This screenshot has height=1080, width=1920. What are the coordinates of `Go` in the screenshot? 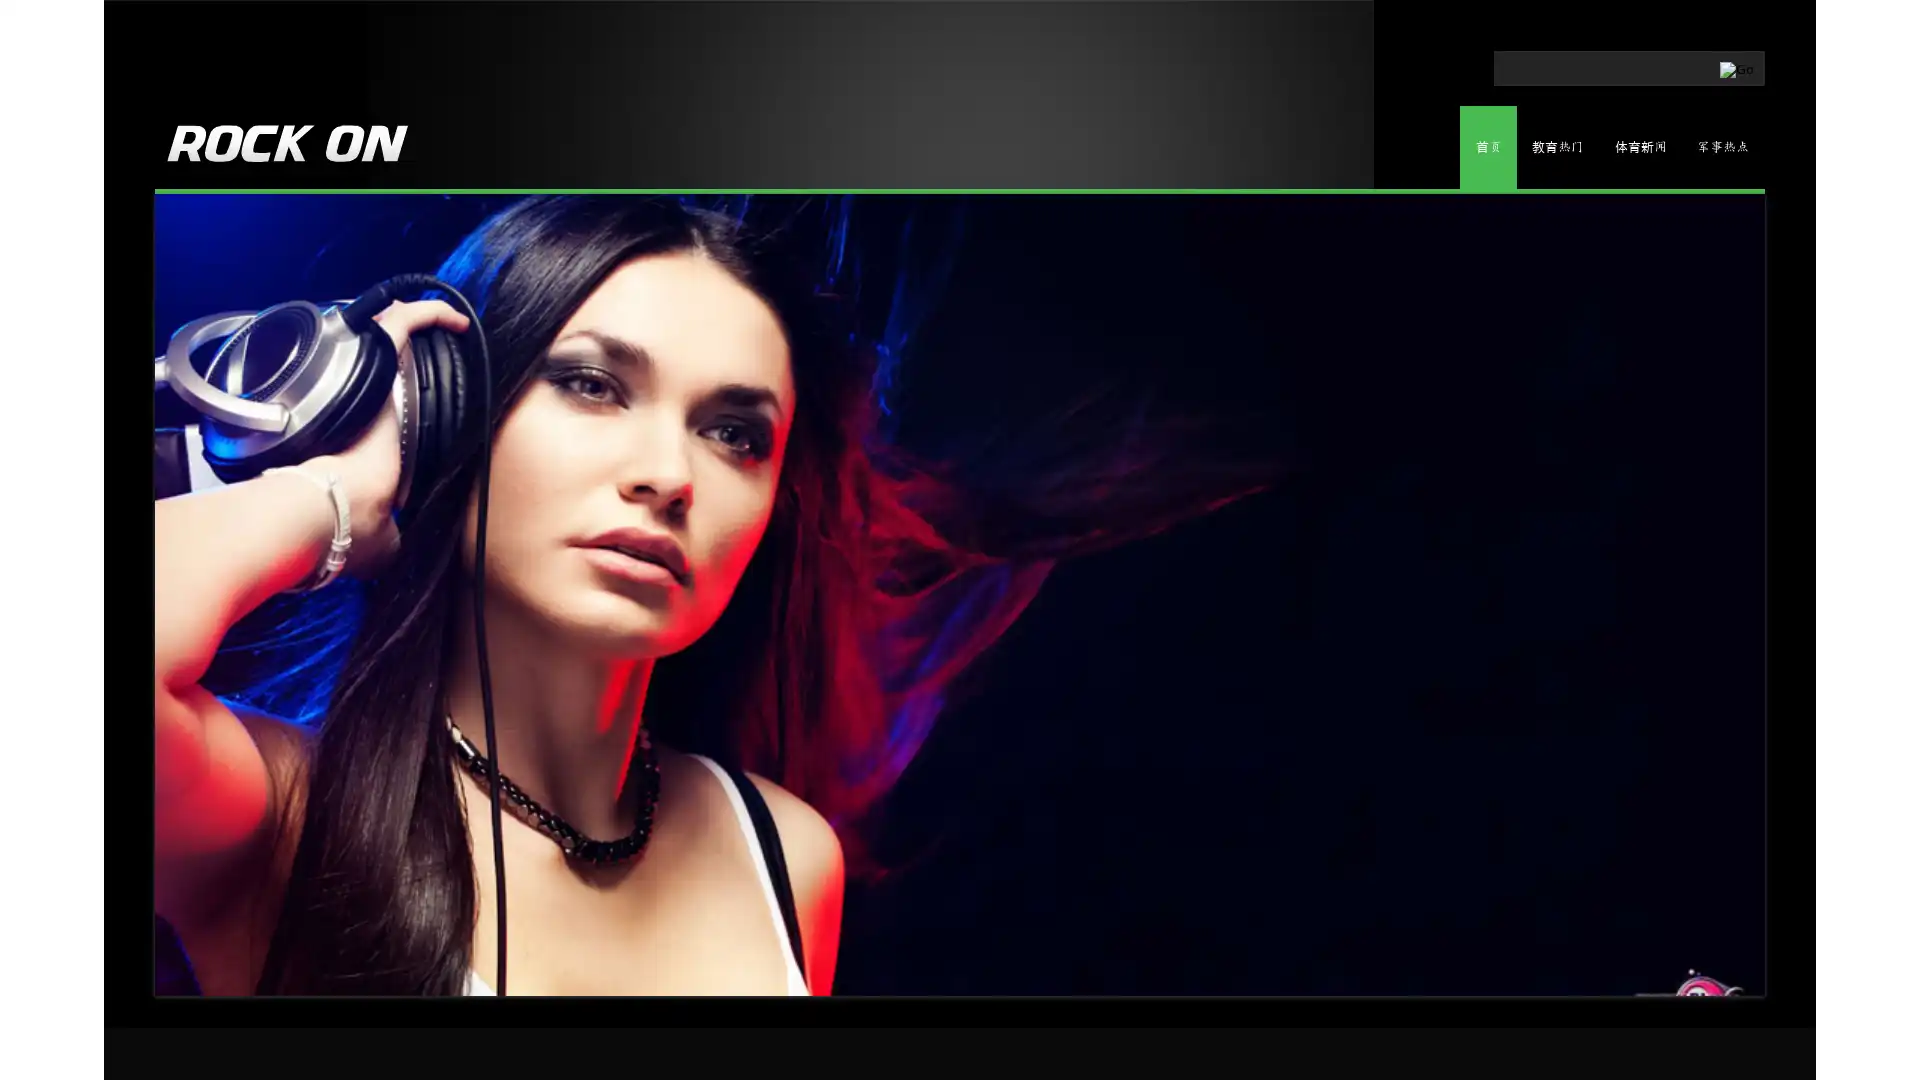 It's located at (1652, 64).